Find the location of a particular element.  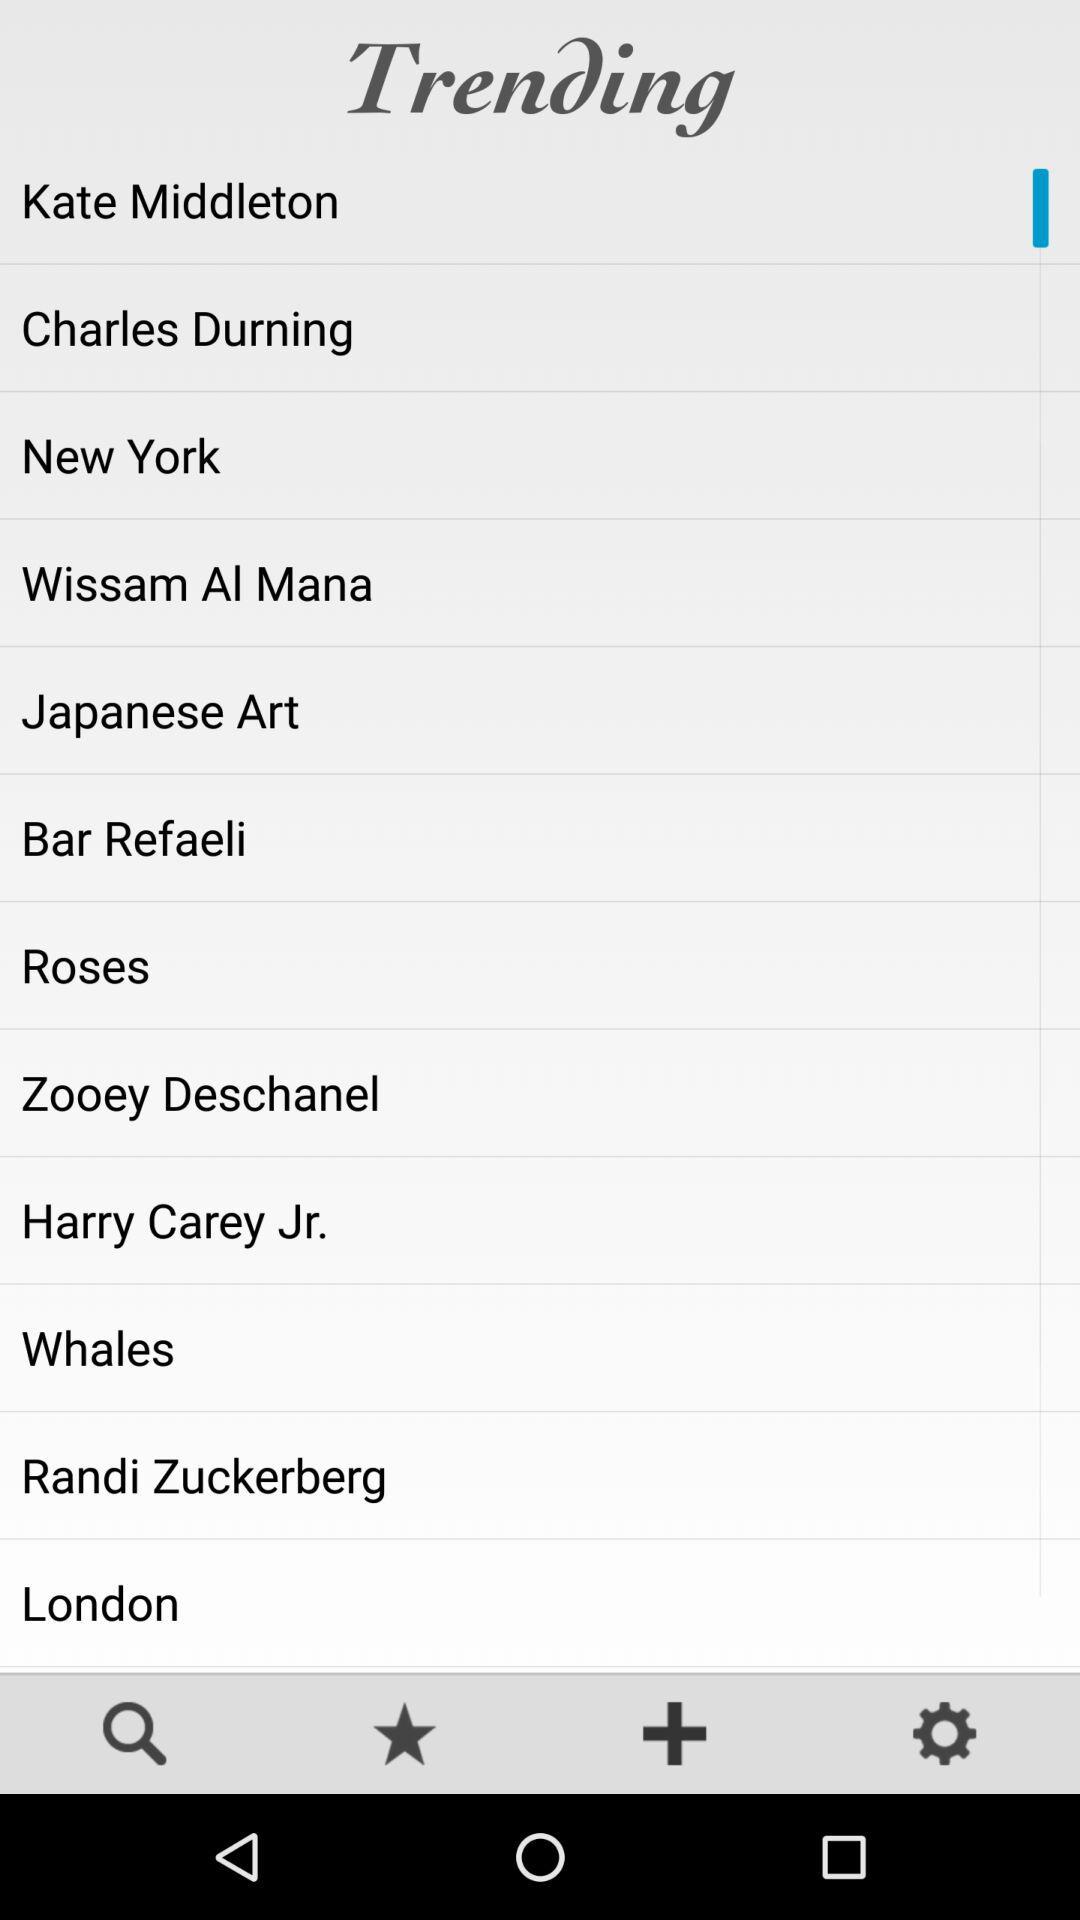

the icon below the new york icon is located at coordinates (540, 581).